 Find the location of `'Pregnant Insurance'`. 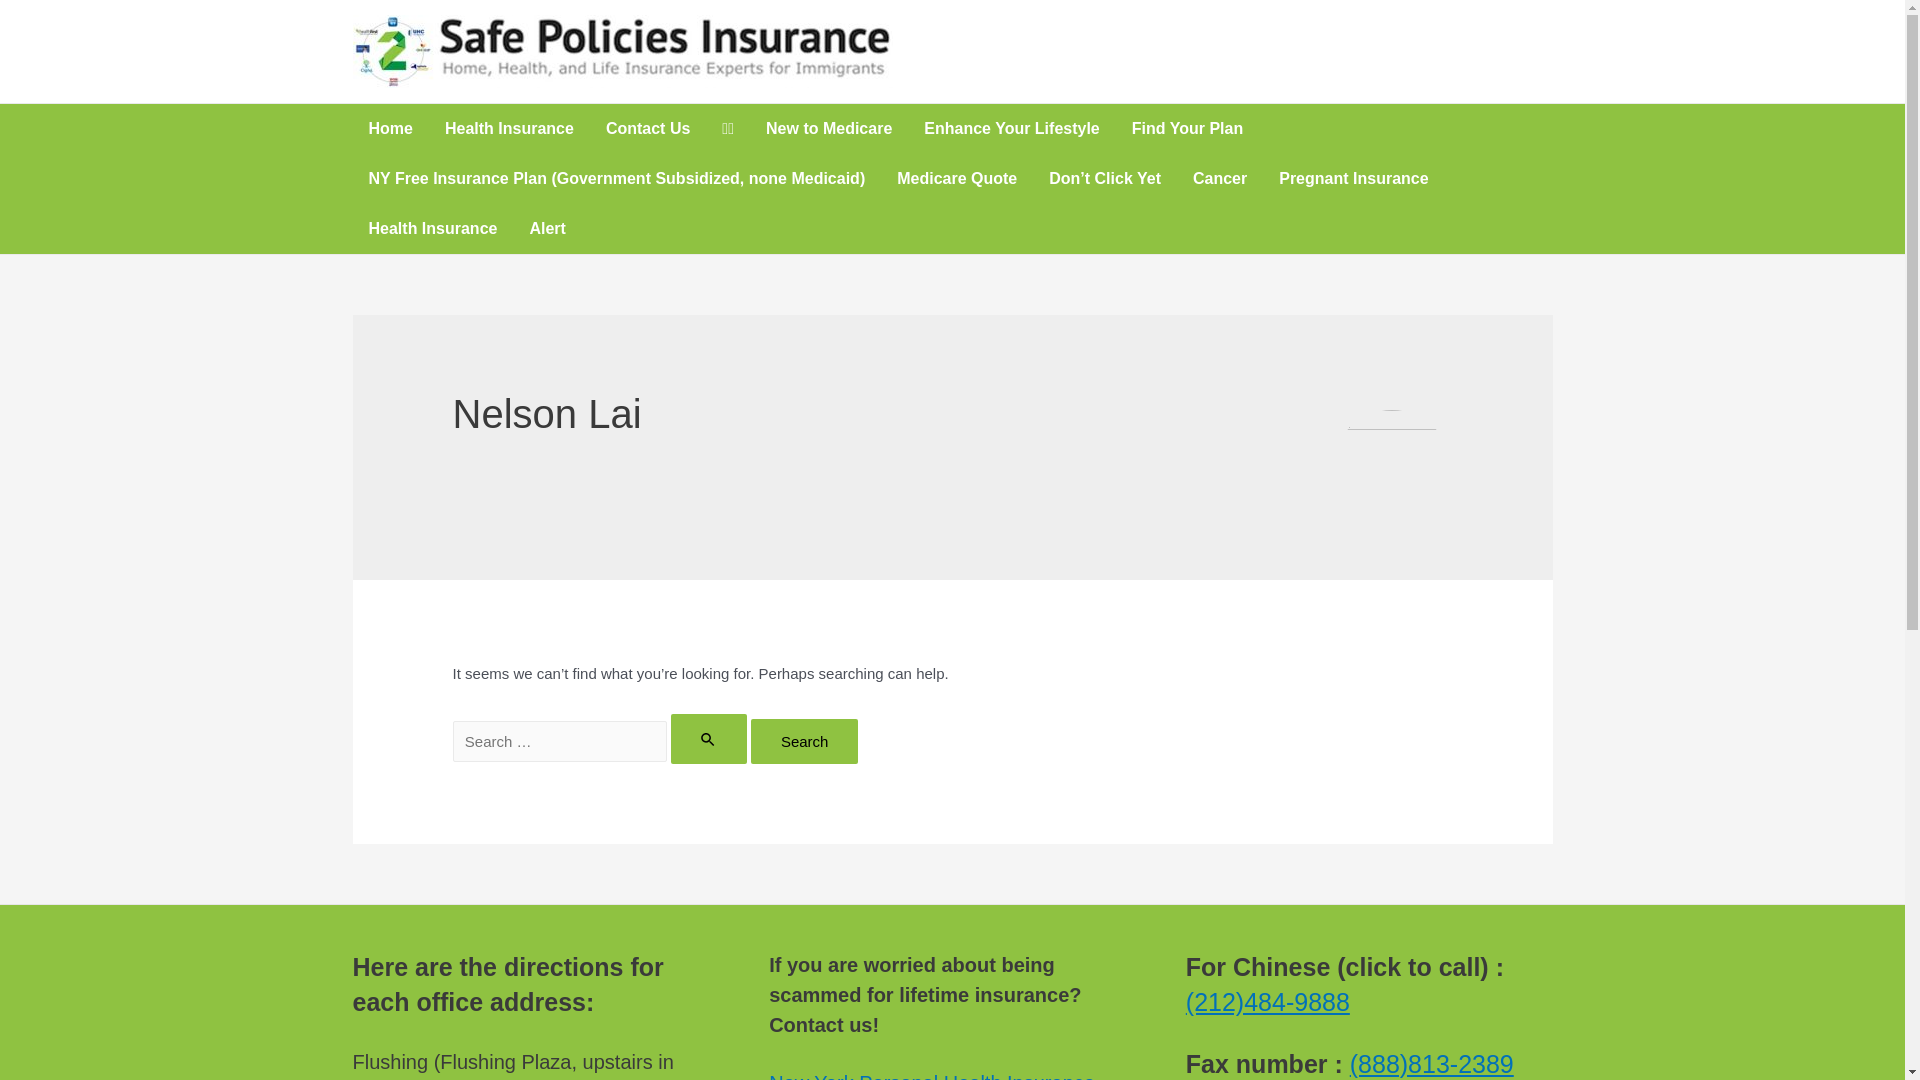

'Pregnant Insurance' is located at coordinates (1353, 177).